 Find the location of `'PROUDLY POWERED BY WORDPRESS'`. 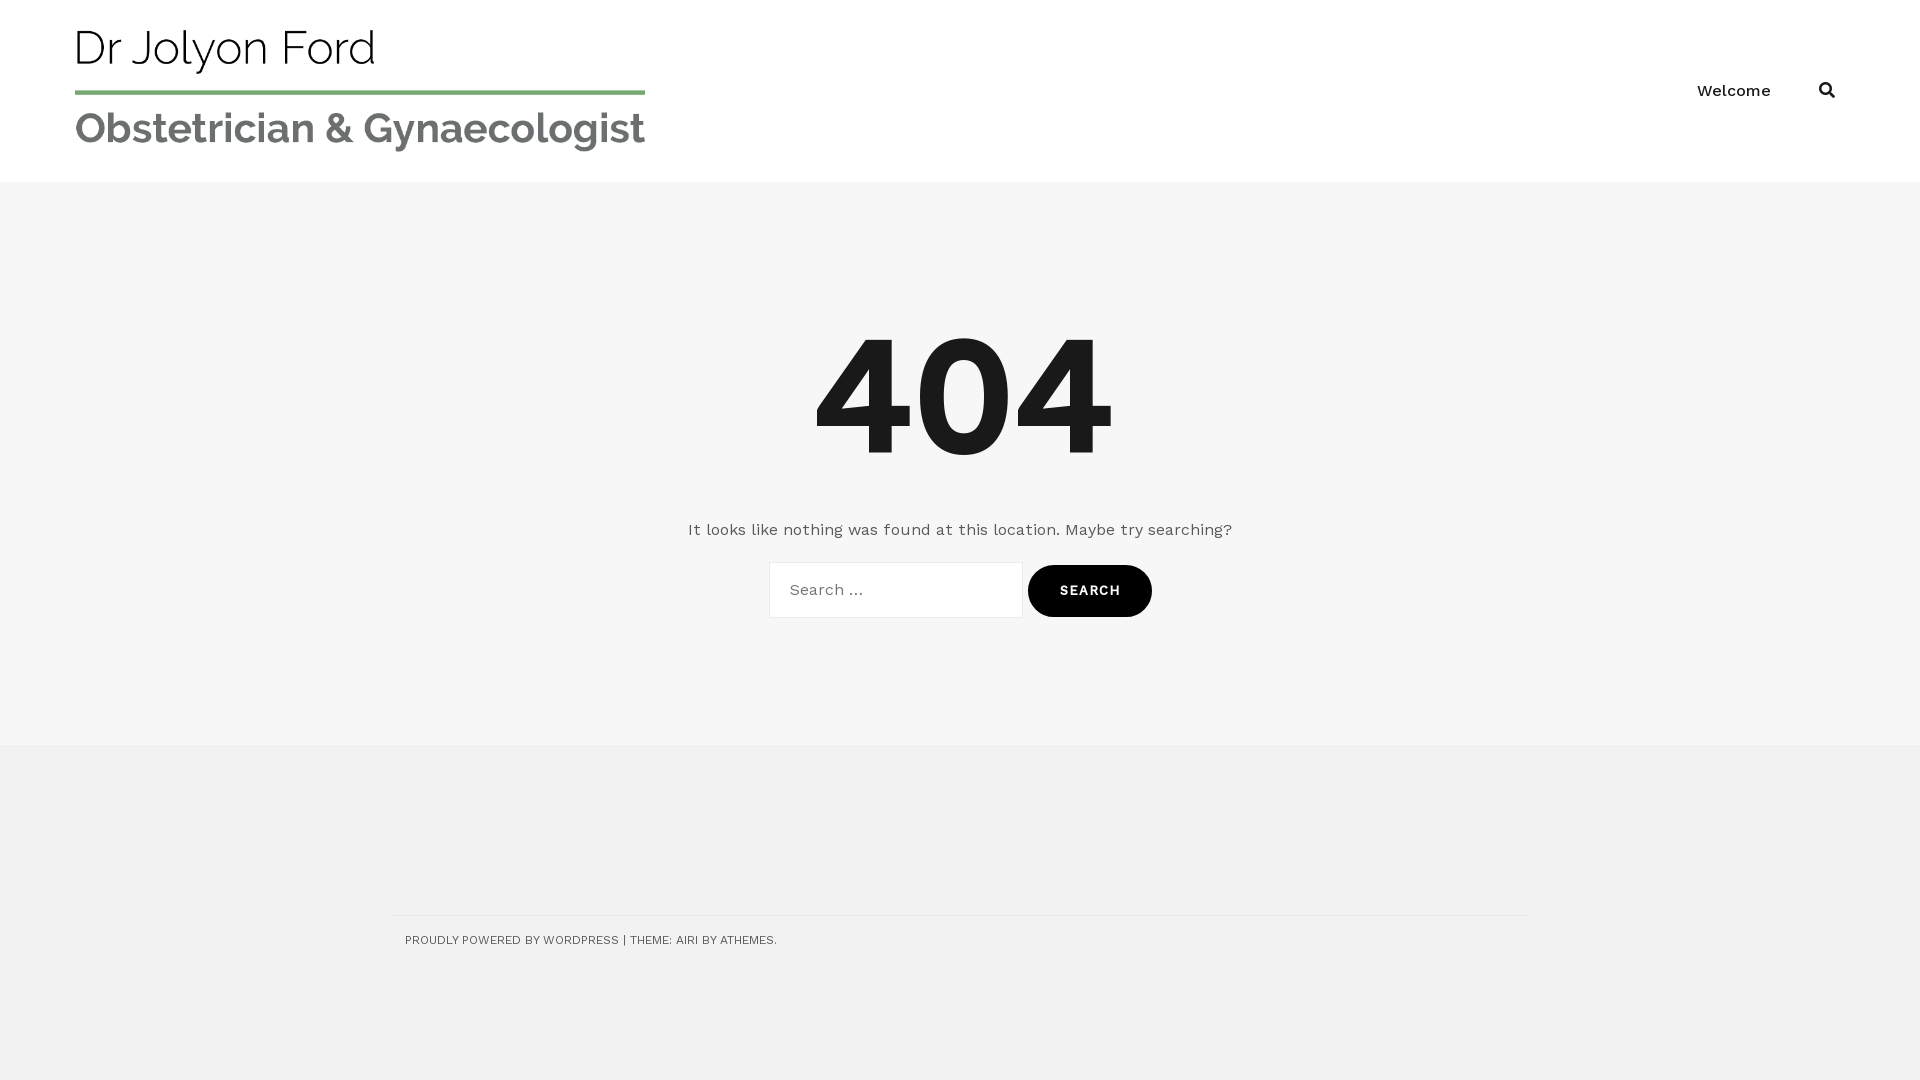

'PROUDLY POWERED BY WORDPRESS' is located at coordinates (512, 940).